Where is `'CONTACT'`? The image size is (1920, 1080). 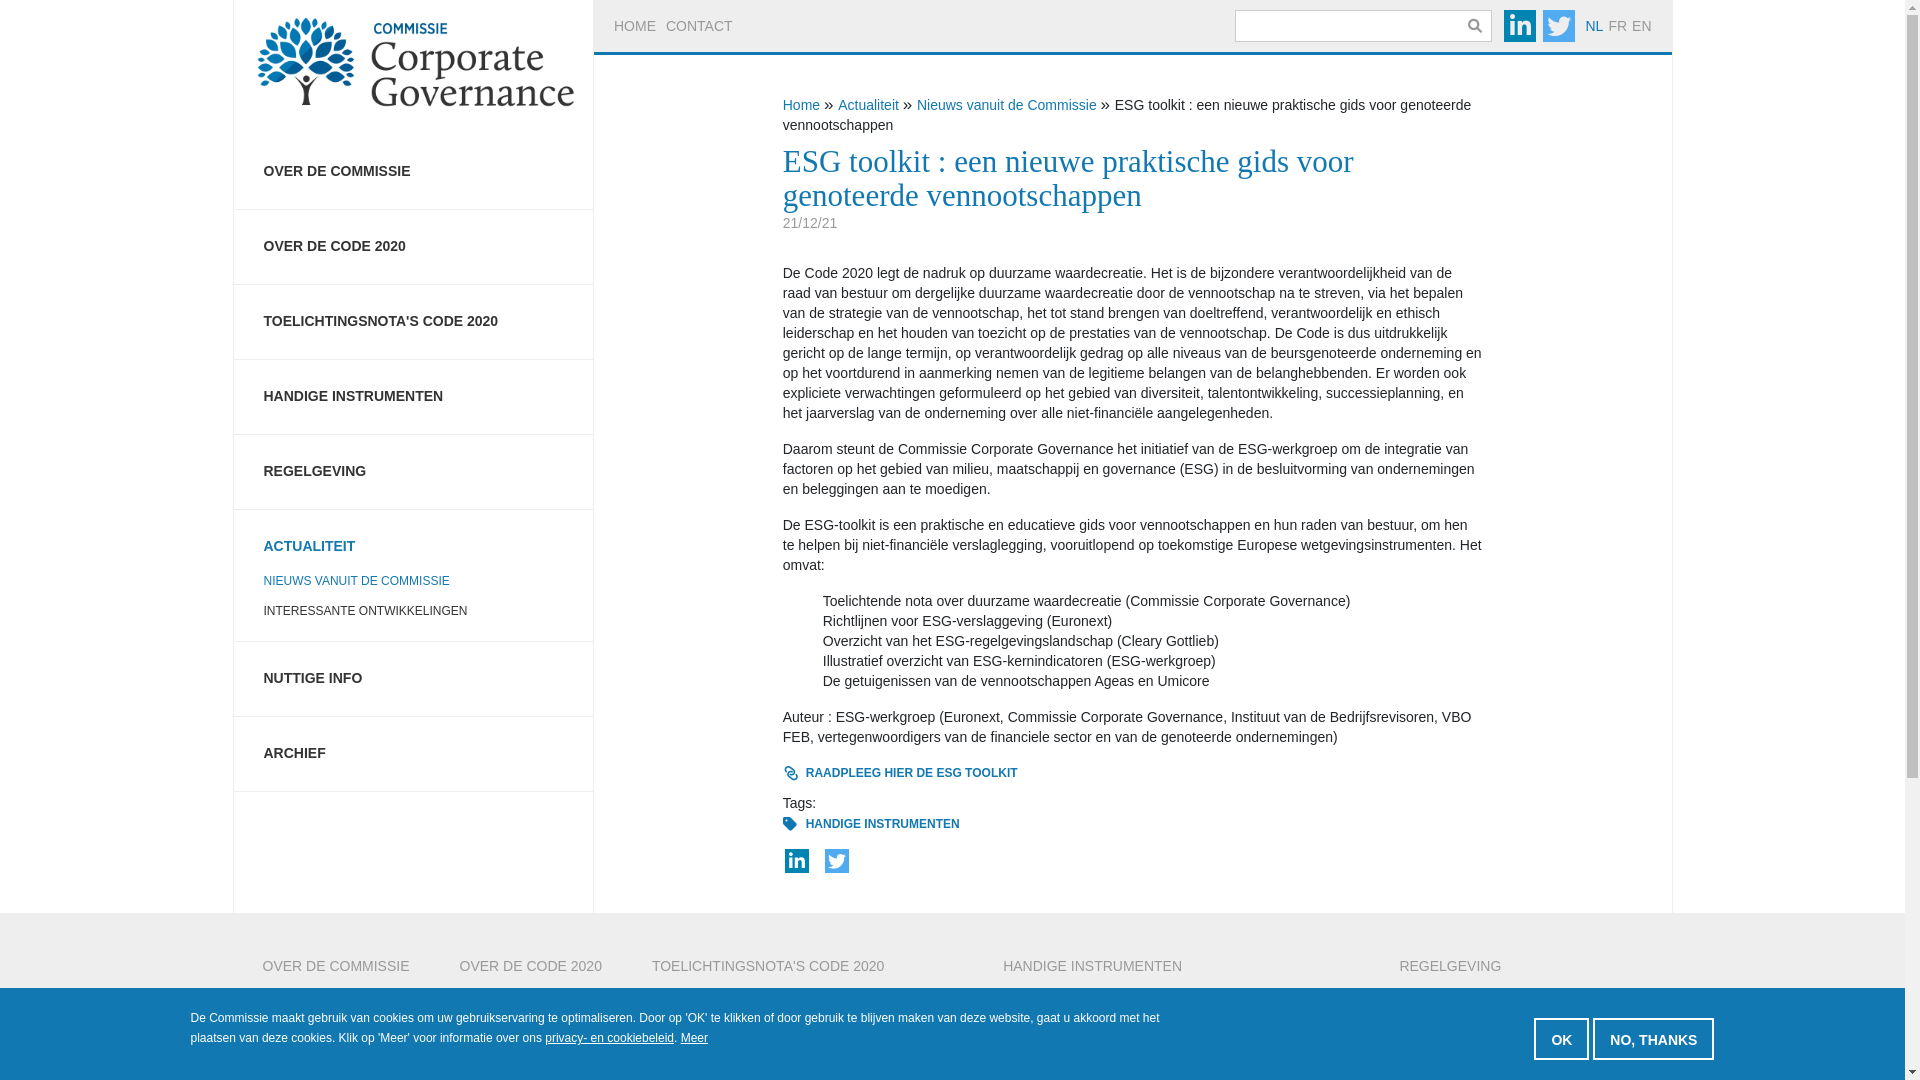
'CONTACT' is located at coordinates (699, 26).